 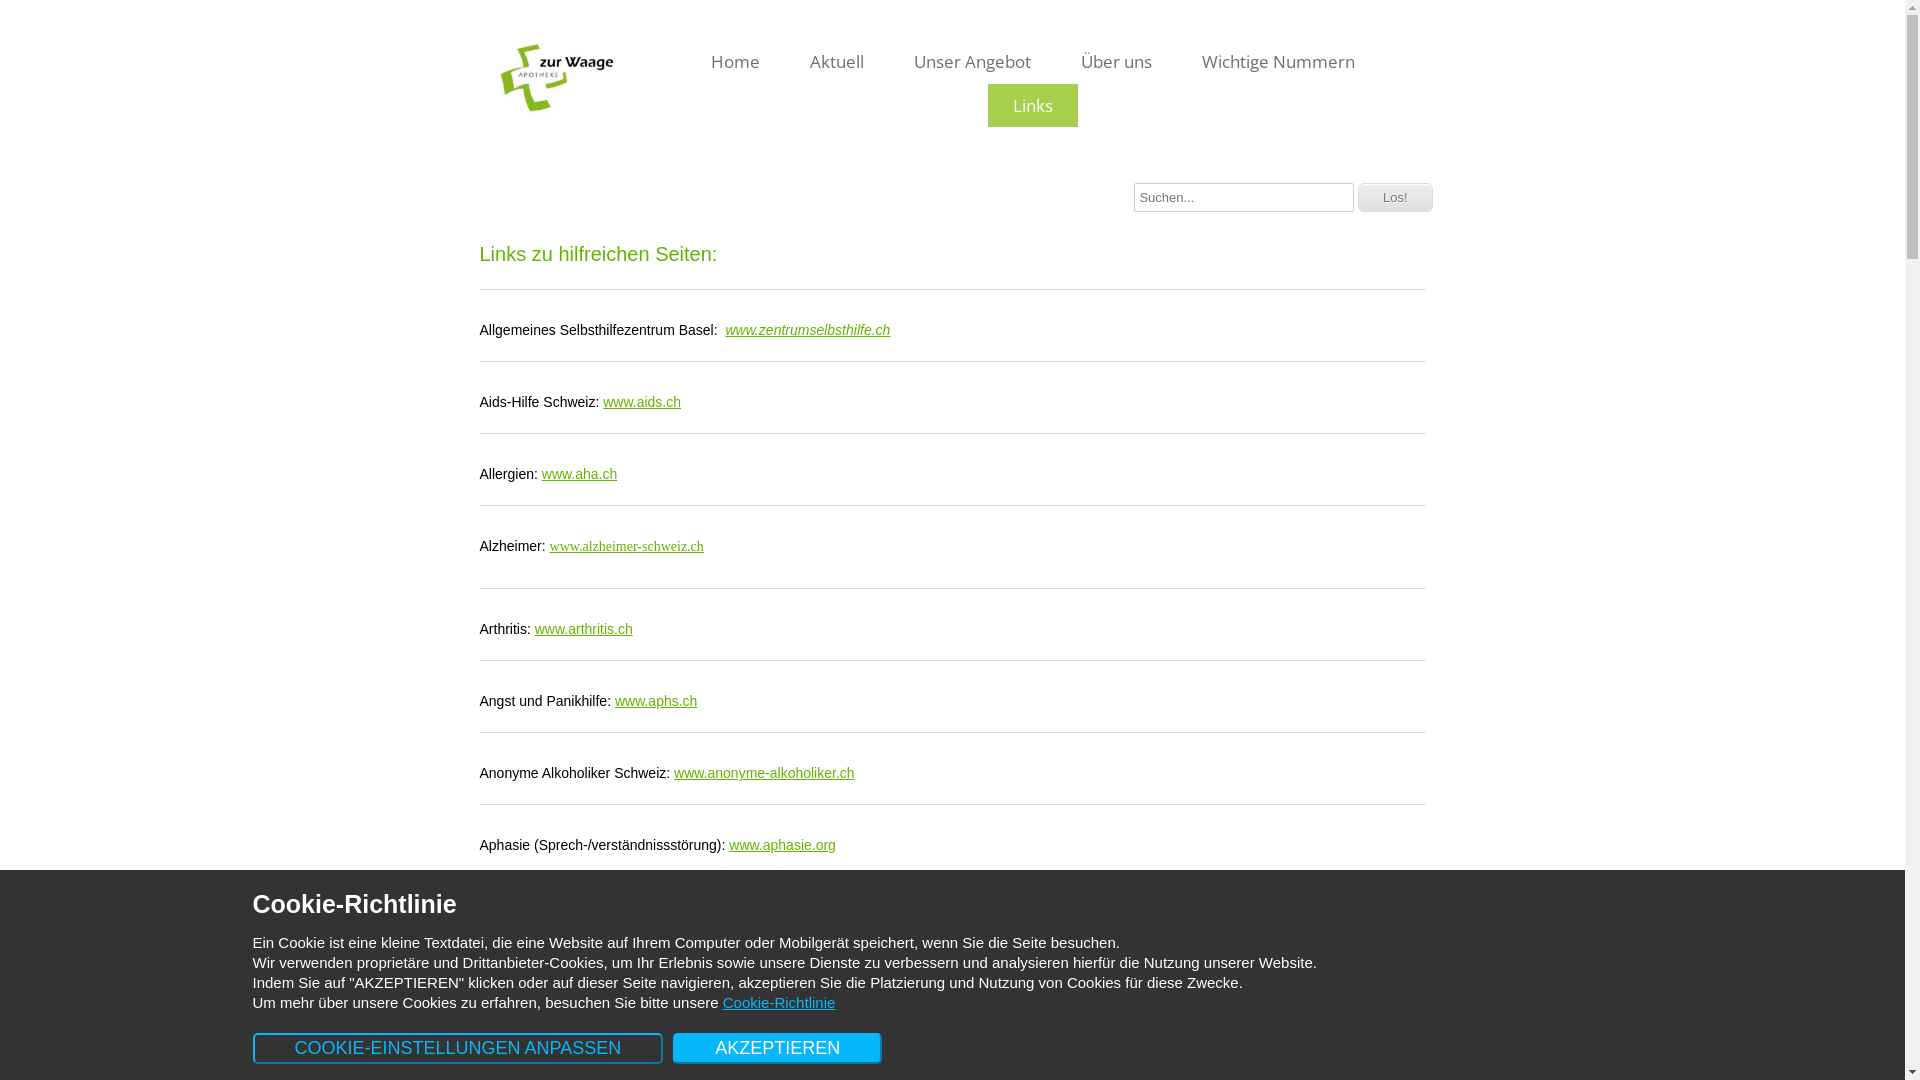 What do you see at coordinates (456, 1047) in the screenshot?
I see `'COOKIE-EINSTELLUNGEN ANPASSEN'` at bounding box center [456, 1047].